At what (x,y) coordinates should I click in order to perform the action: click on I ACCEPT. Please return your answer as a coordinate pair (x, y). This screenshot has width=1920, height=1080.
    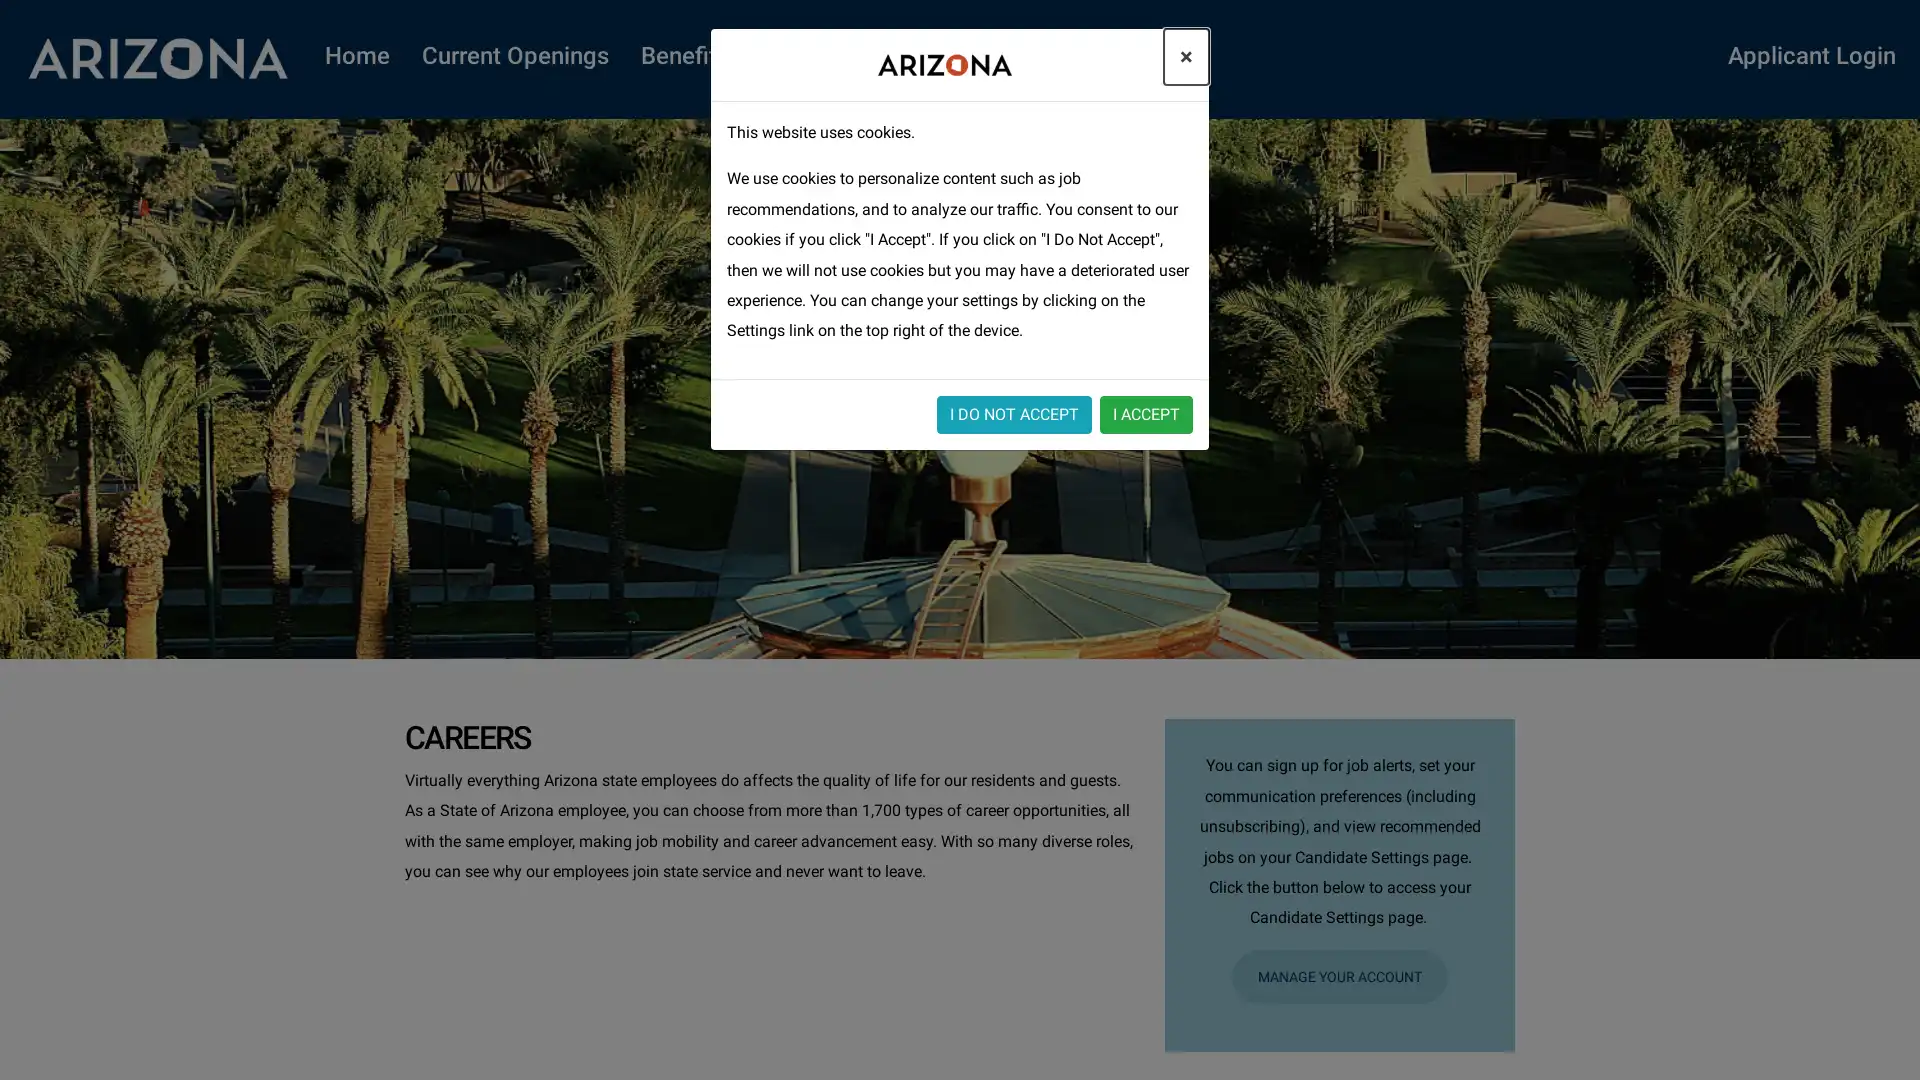
    Looking at the image, I should click on (1146, 412).